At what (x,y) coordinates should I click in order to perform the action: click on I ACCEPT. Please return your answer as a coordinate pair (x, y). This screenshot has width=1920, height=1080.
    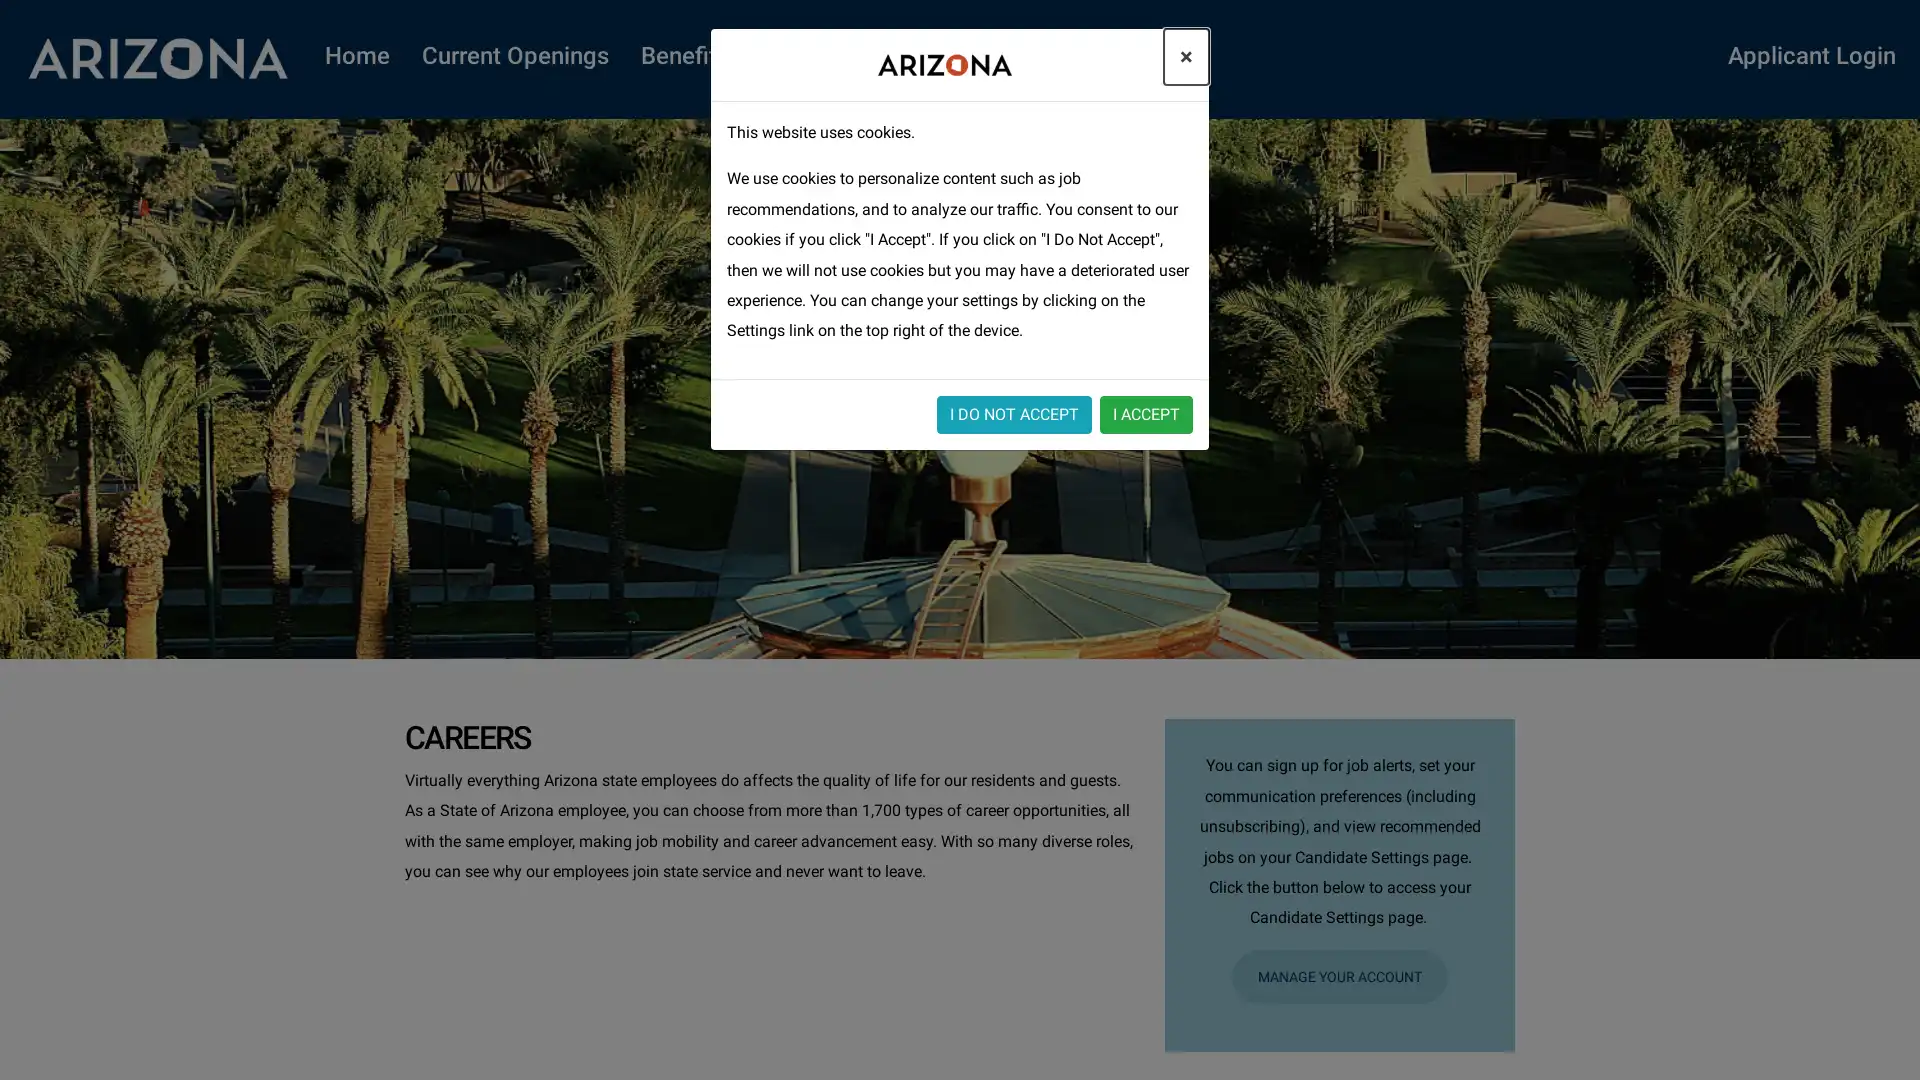
    Looking at the image, I should click on (1146, 412).